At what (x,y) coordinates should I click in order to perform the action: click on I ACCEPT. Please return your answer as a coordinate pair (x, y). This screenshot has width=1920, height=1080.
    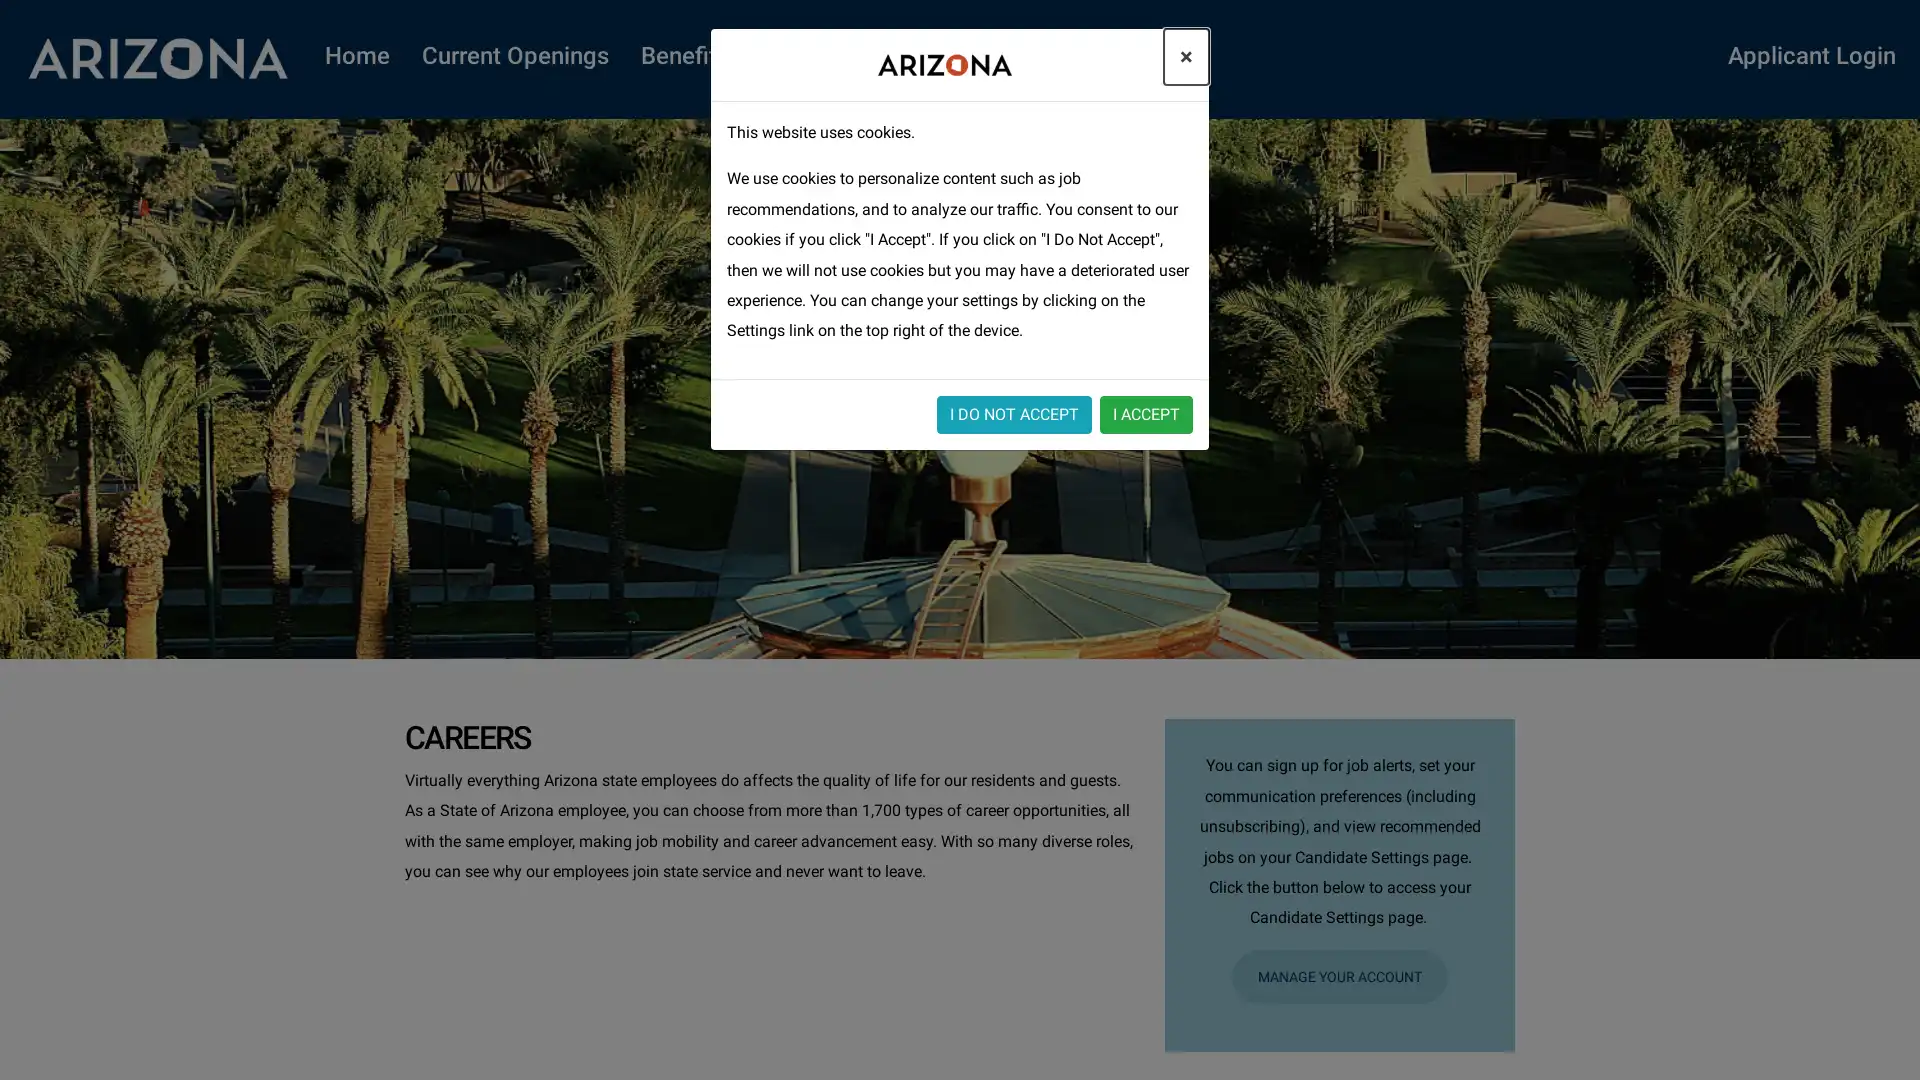
    Looking at the image, I should click on (1146, 412).